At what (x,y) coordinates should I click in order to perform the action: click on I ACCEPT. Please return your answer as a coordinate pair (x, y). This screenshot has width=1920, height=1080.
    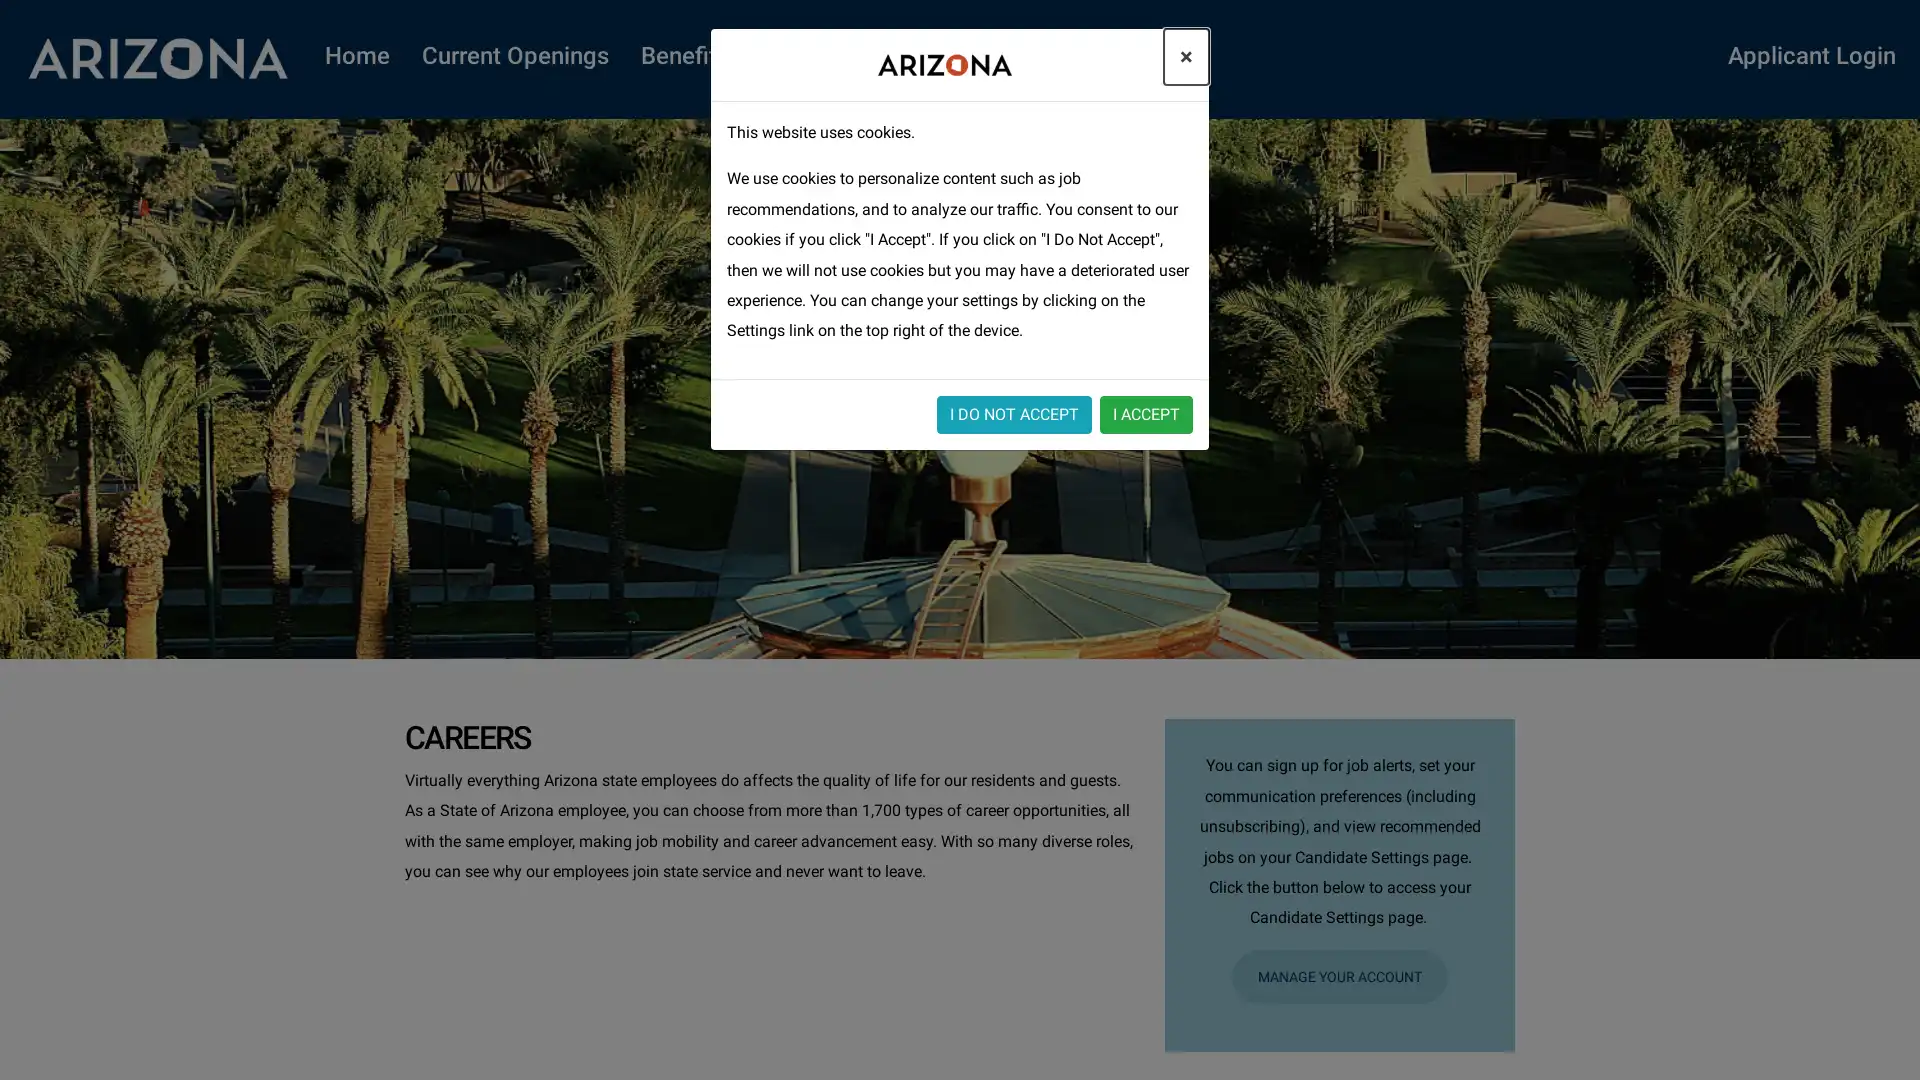
    Looking at the image, I should click on (1146, 412).